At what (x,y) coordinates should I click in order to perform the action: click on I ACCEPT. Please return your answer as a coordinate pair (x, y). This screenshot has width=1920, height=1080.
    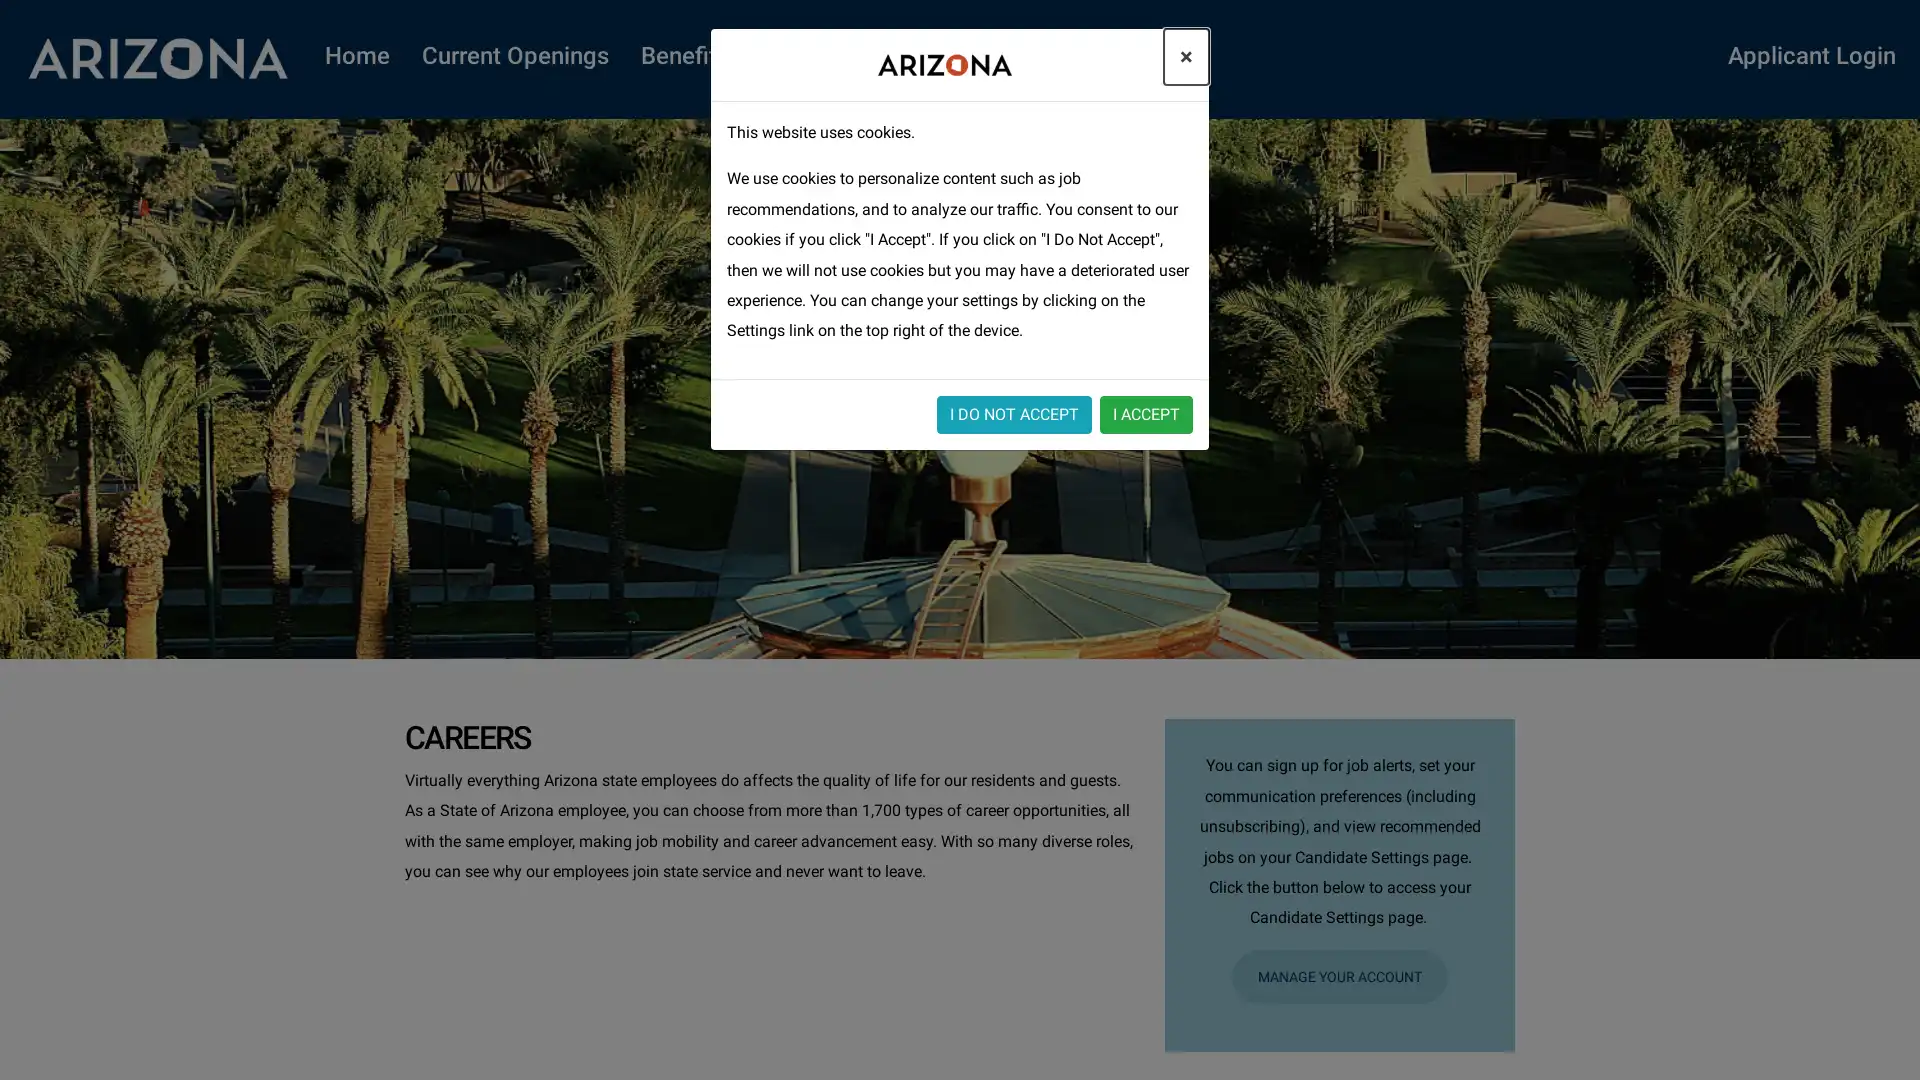
    Looking at the image, I should click on (1146, 412).